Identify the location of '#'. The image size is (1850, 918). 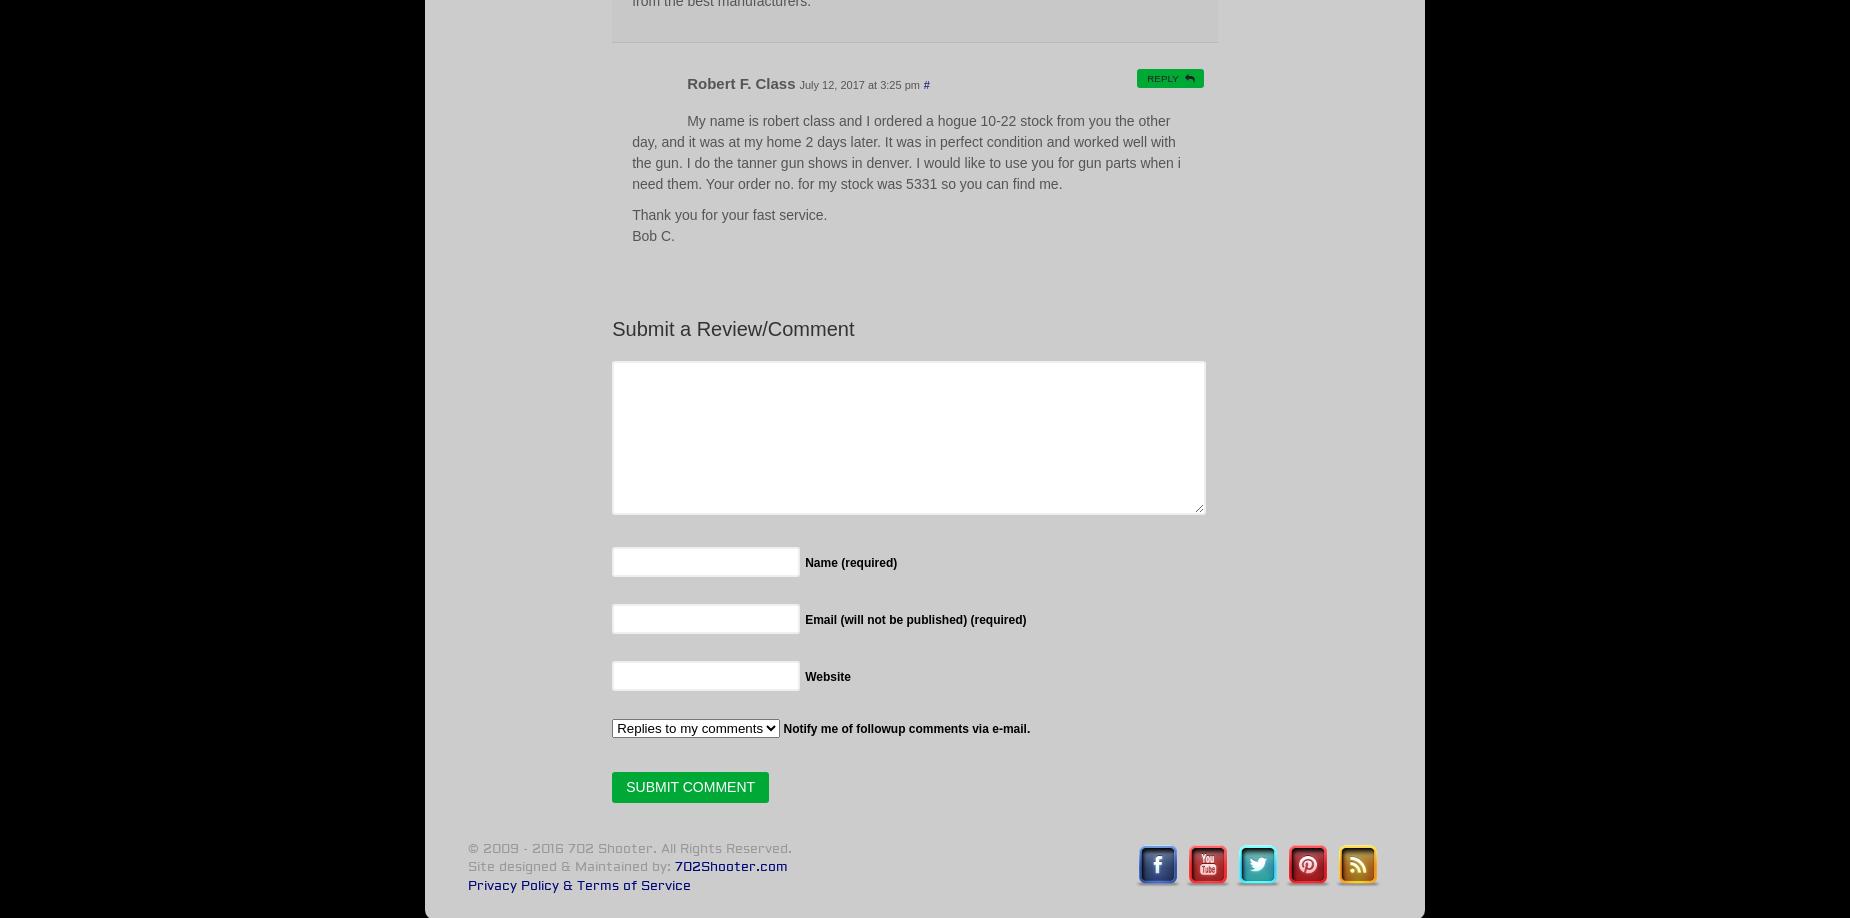
(925, 82).